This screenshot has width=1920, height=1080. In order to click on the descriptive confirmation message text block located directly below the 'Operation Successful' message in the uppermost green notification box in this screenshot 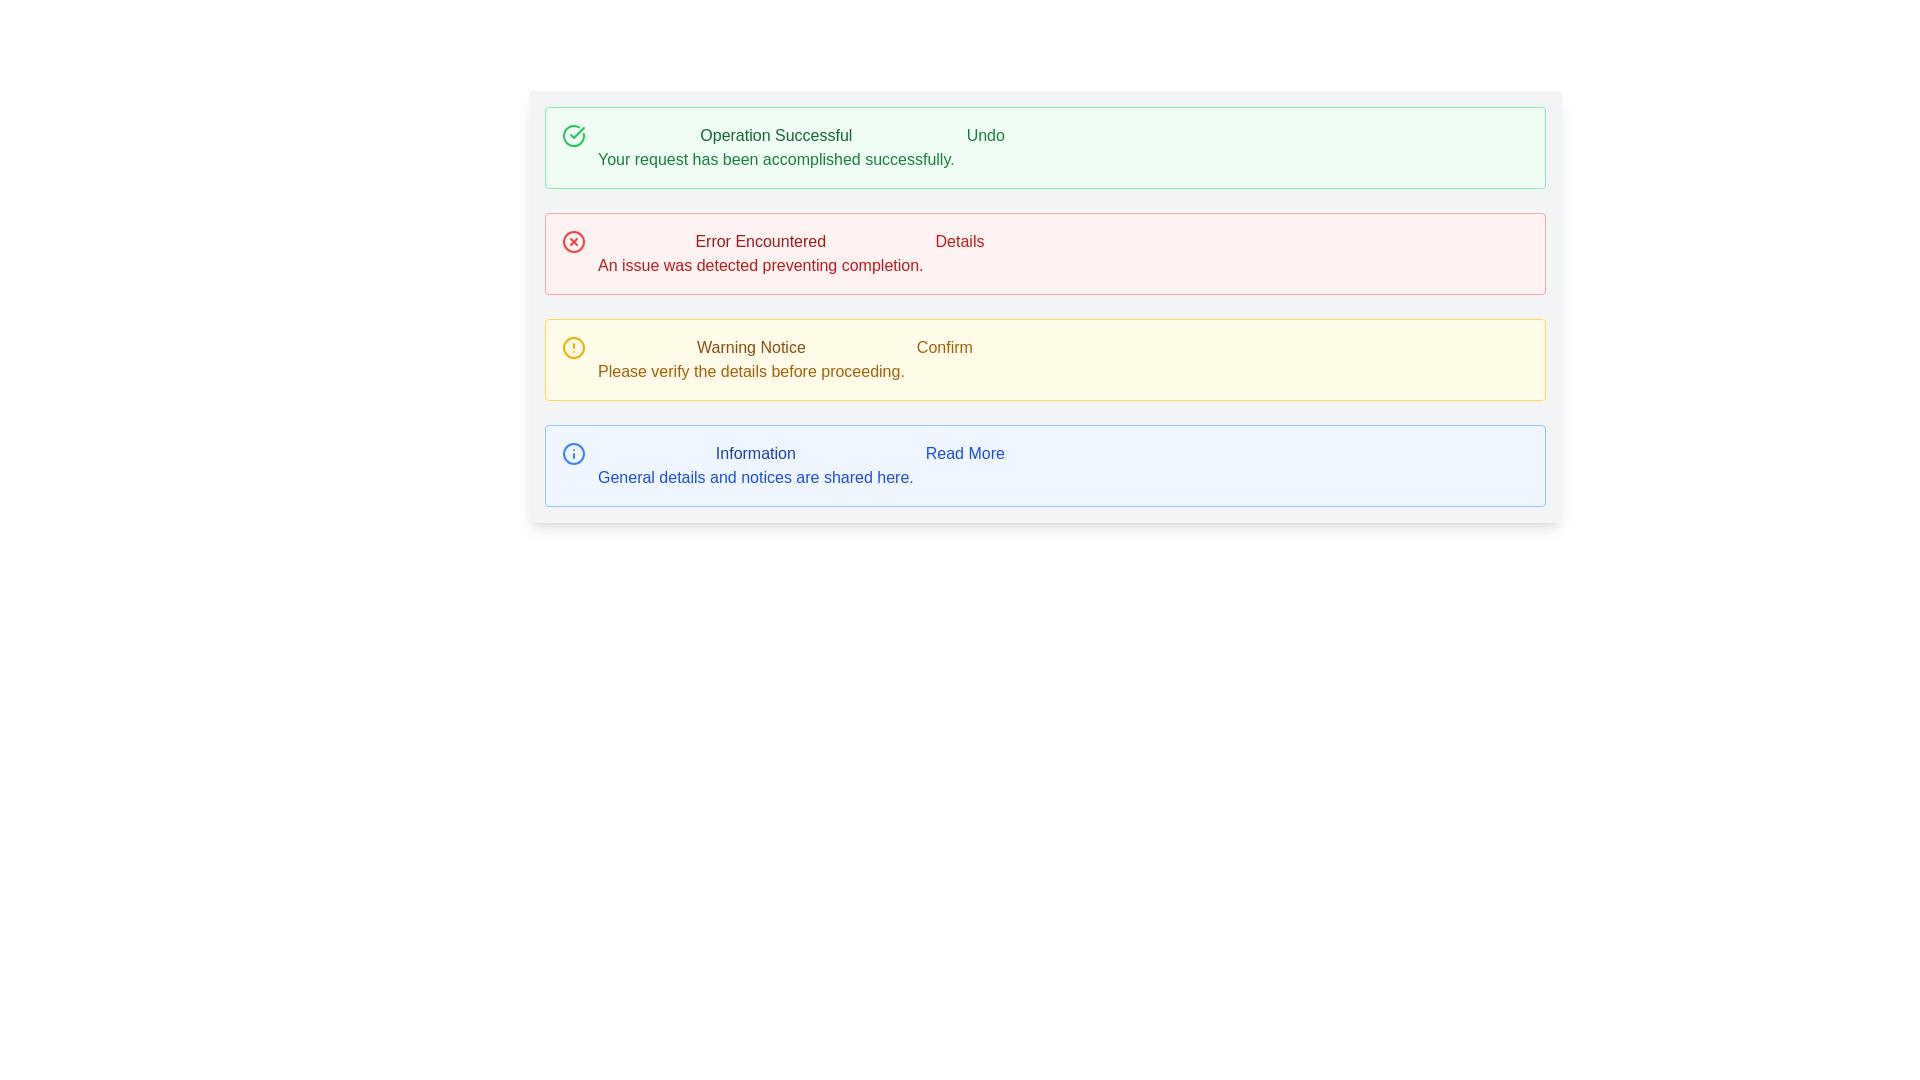, I will do `click(775, 158)`.